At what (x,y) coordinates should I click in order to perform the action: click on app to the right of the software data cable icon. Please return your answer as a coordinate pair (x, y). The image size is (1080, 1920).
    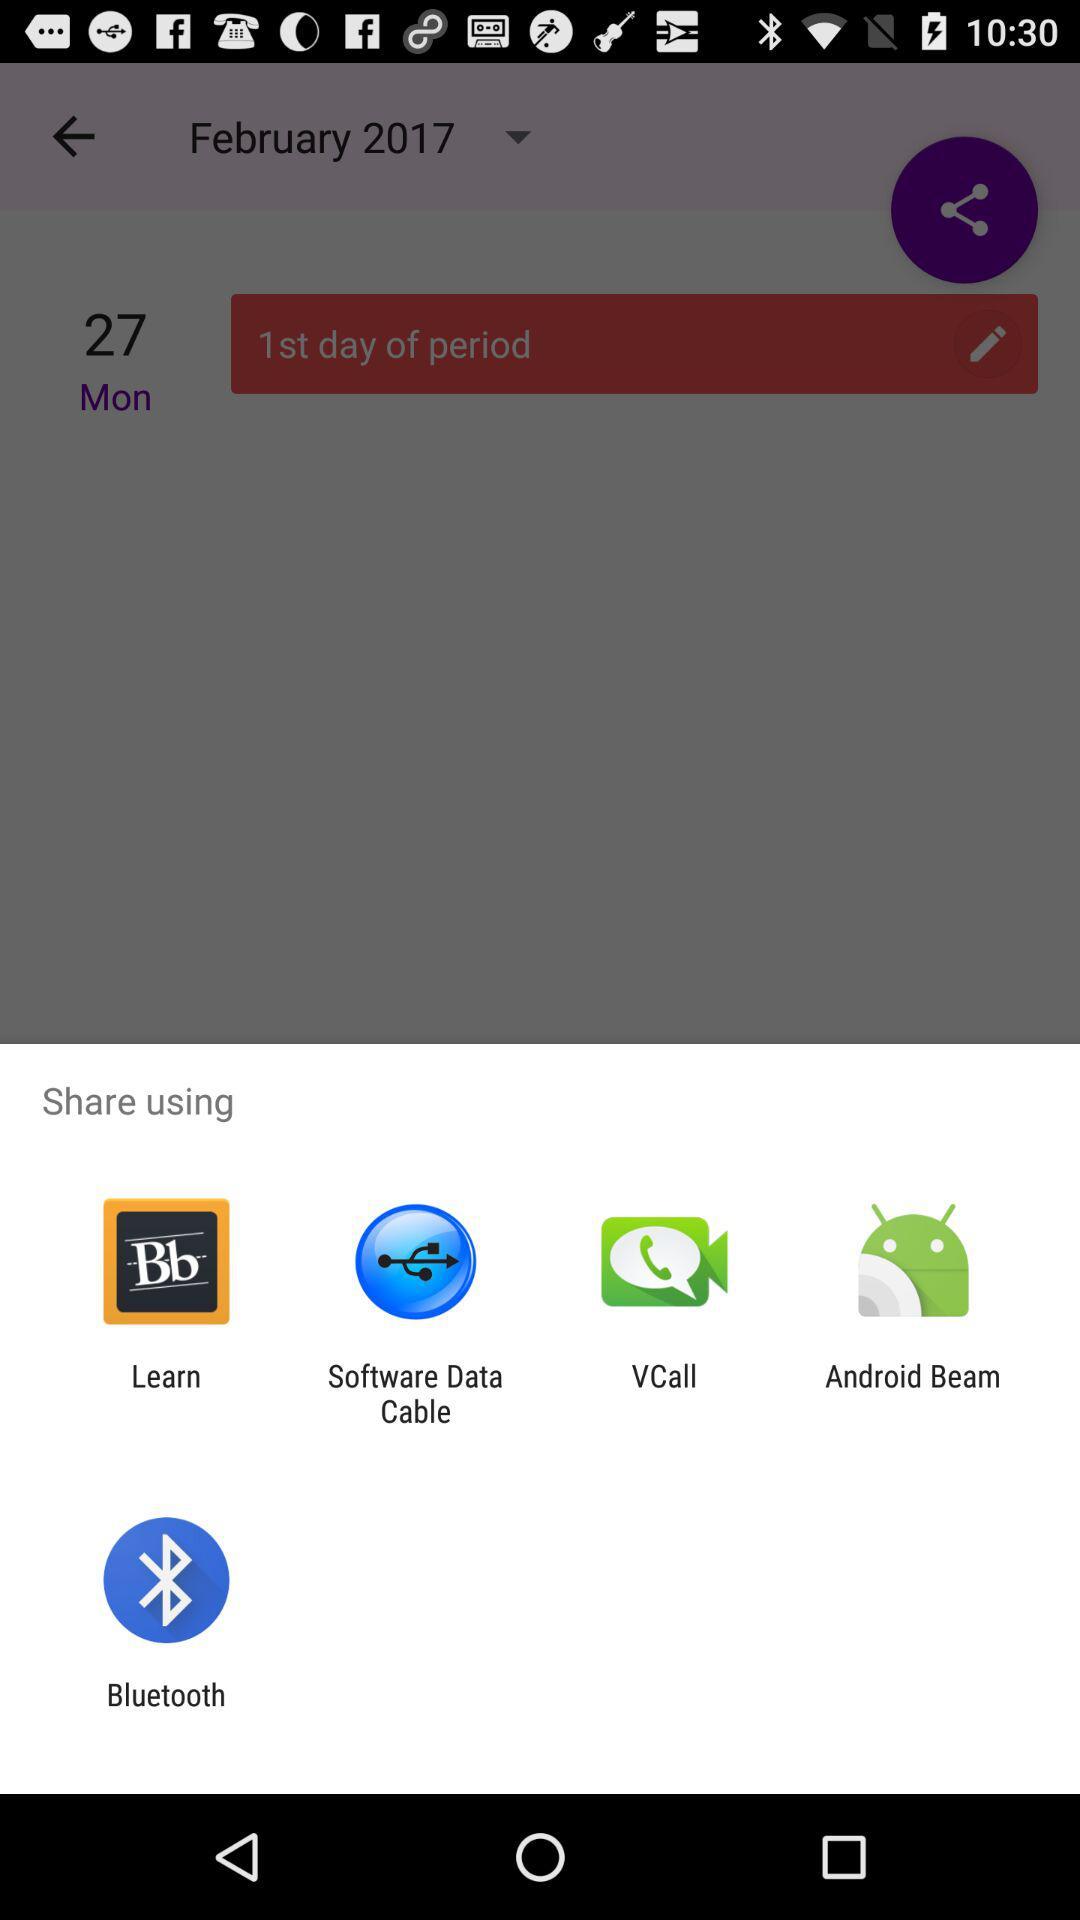
    Looking at the image, I should click on (664, 1392).